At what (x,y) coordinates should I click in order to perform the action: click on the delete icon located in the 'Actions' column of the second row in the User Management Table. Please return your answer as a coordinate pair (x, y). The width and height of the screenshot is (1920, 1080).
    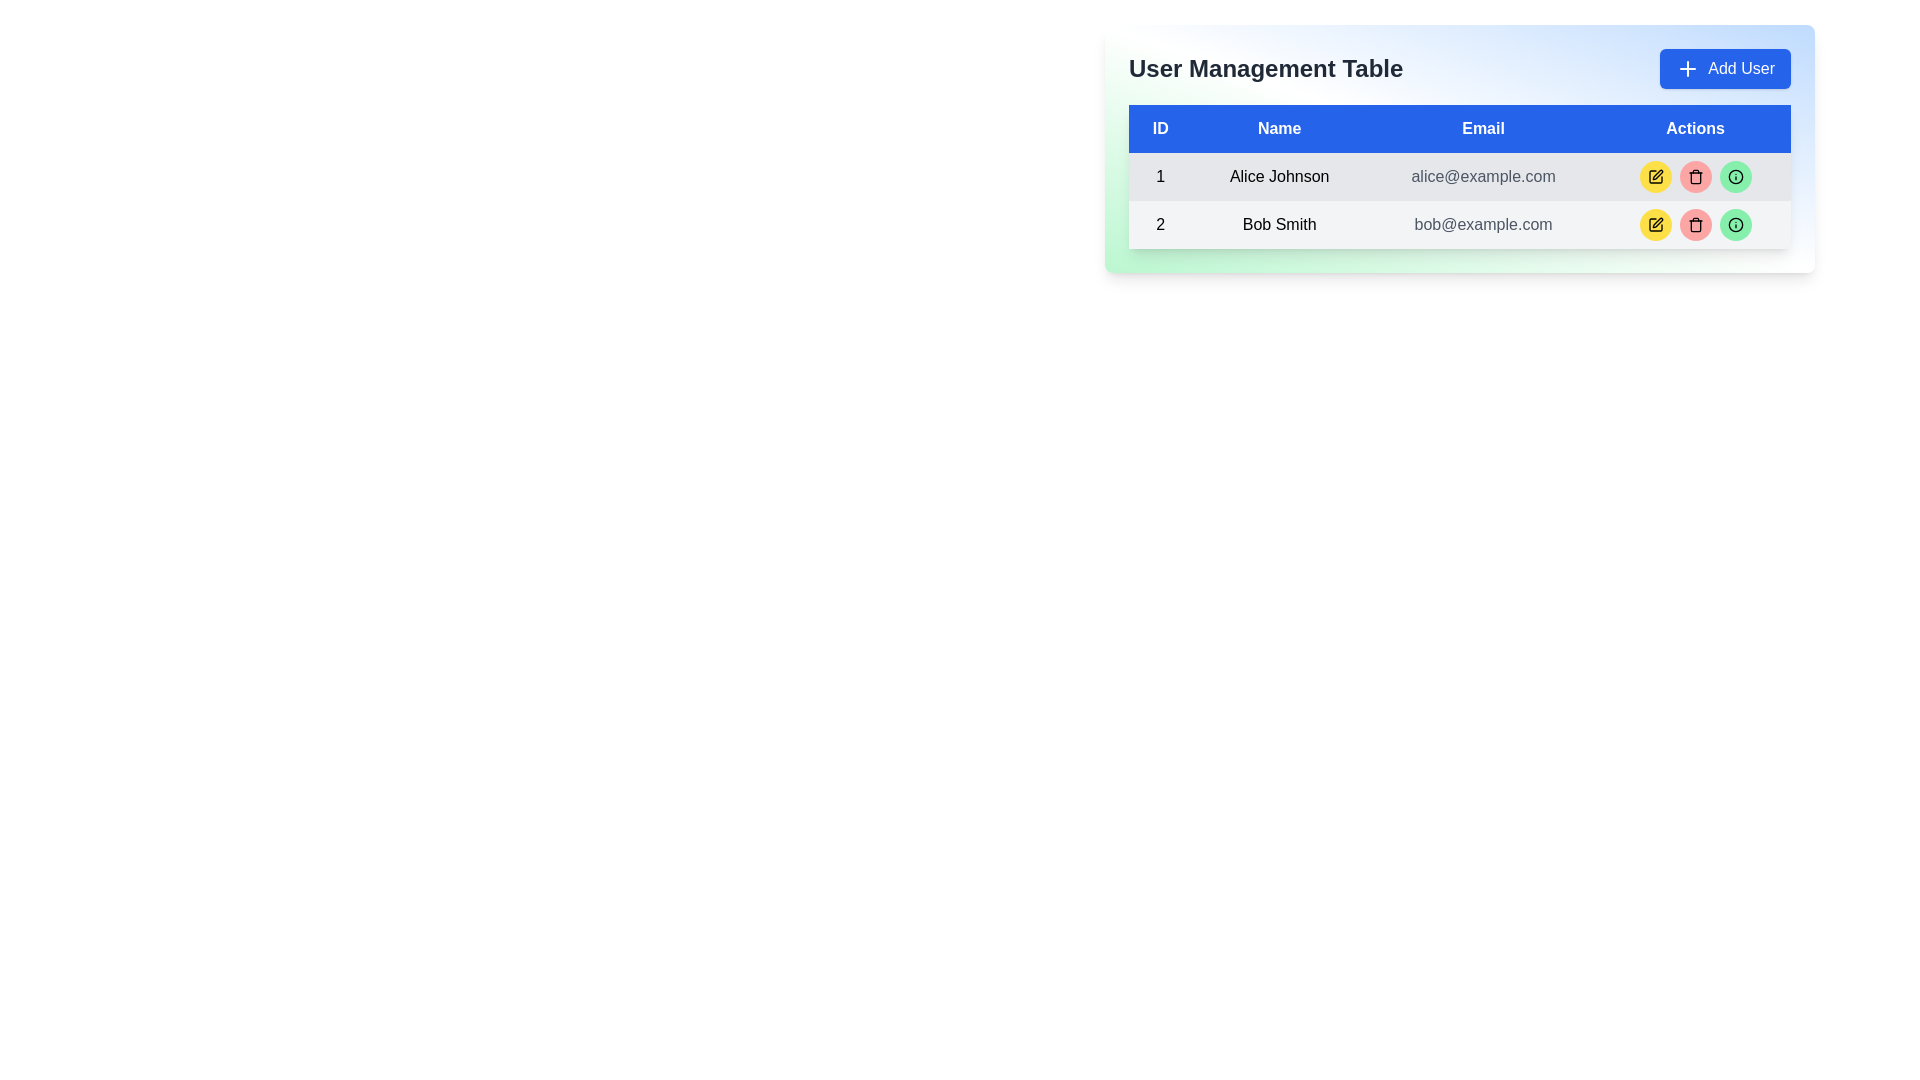
    Looking at the image, I should click on (1694, 224).